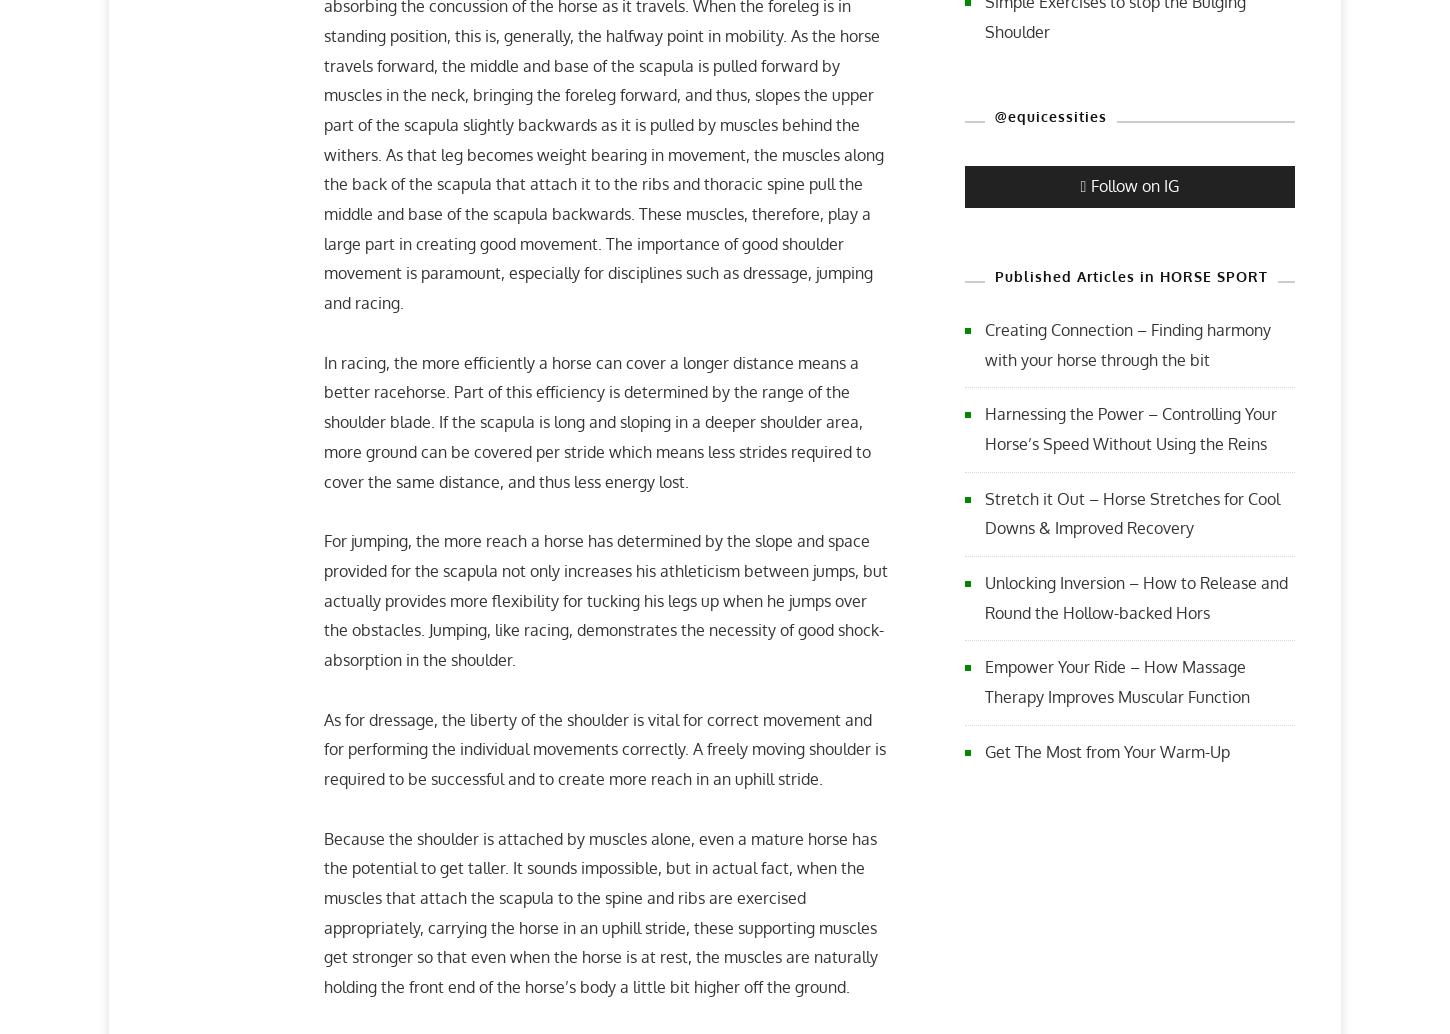 The image size is (1450, 1034). I want to click on 'Stretch it Out – Horse Stretches for Cool Downs & Improved Recovery', so click(1131, 511).